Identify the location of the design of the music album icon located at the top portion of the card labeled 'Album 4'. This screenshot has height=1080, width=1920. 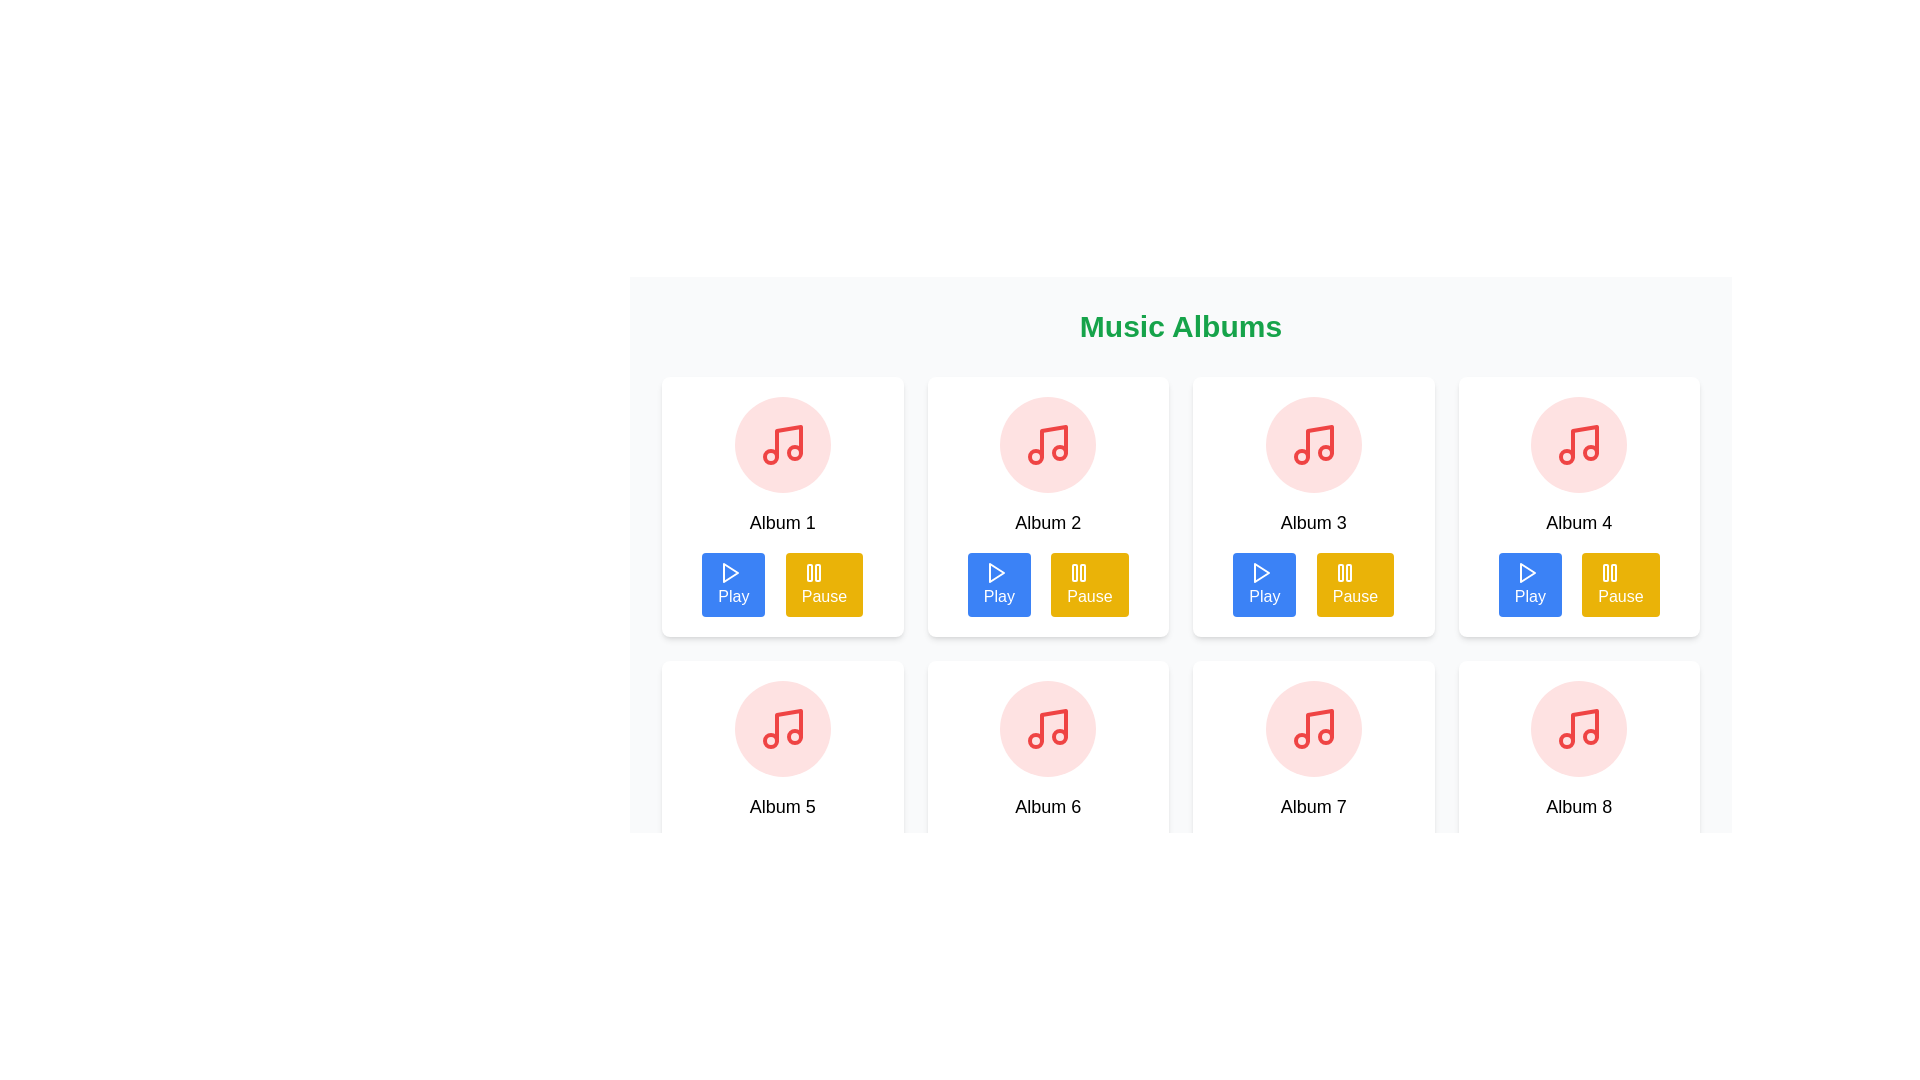
(1578, 443).